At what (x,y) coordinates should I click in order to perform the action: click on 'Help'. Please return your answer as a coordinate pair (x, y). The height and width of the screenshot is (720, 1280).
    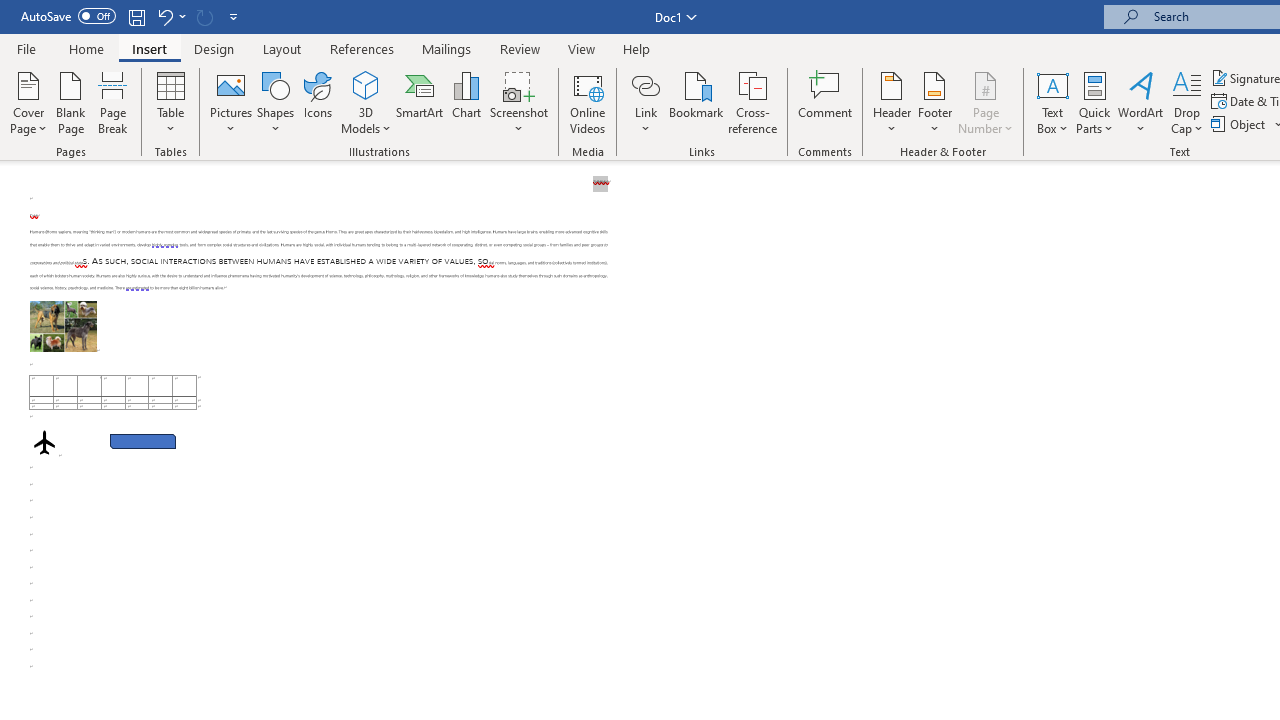
    Looking at the image, I should click on (636, 48).